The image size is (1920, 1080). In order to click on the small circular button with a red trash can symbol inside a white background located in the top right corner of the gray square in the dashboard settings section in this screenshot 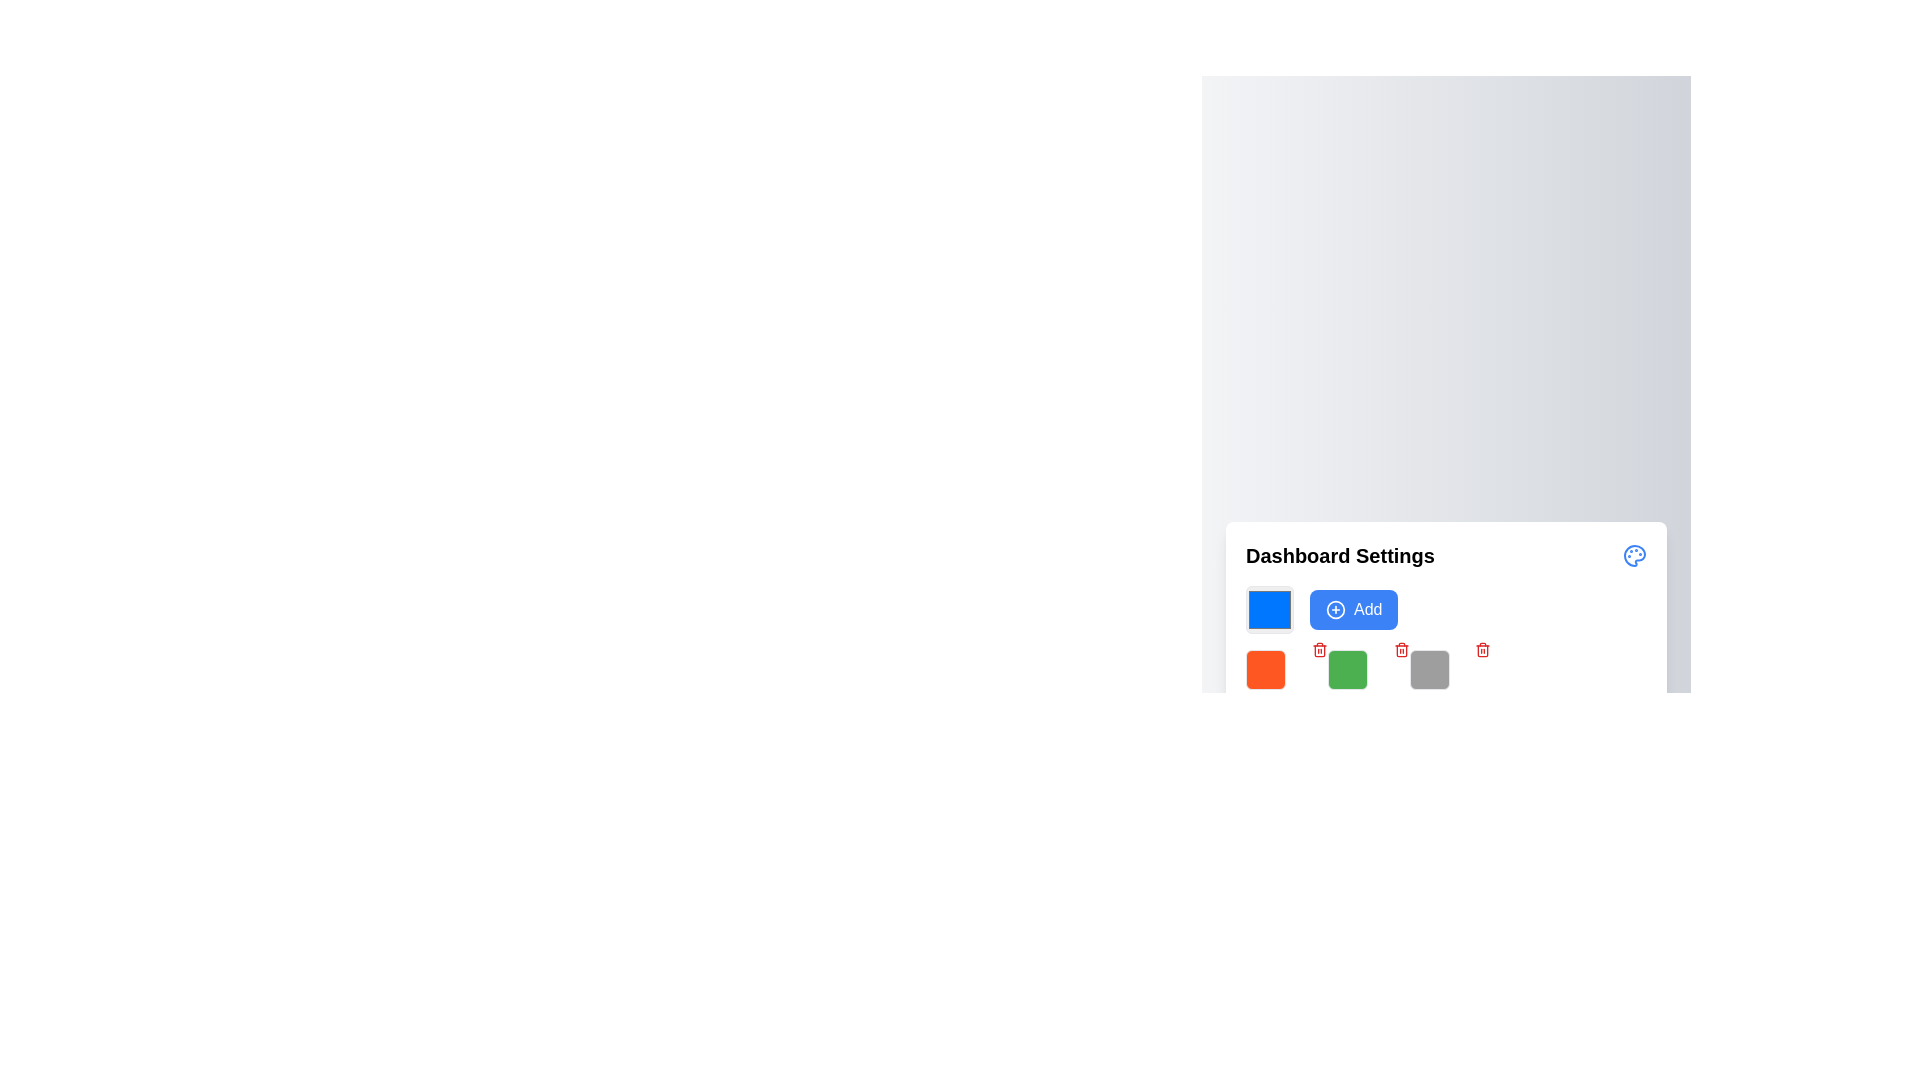, I will do `click(1483, 650)`.